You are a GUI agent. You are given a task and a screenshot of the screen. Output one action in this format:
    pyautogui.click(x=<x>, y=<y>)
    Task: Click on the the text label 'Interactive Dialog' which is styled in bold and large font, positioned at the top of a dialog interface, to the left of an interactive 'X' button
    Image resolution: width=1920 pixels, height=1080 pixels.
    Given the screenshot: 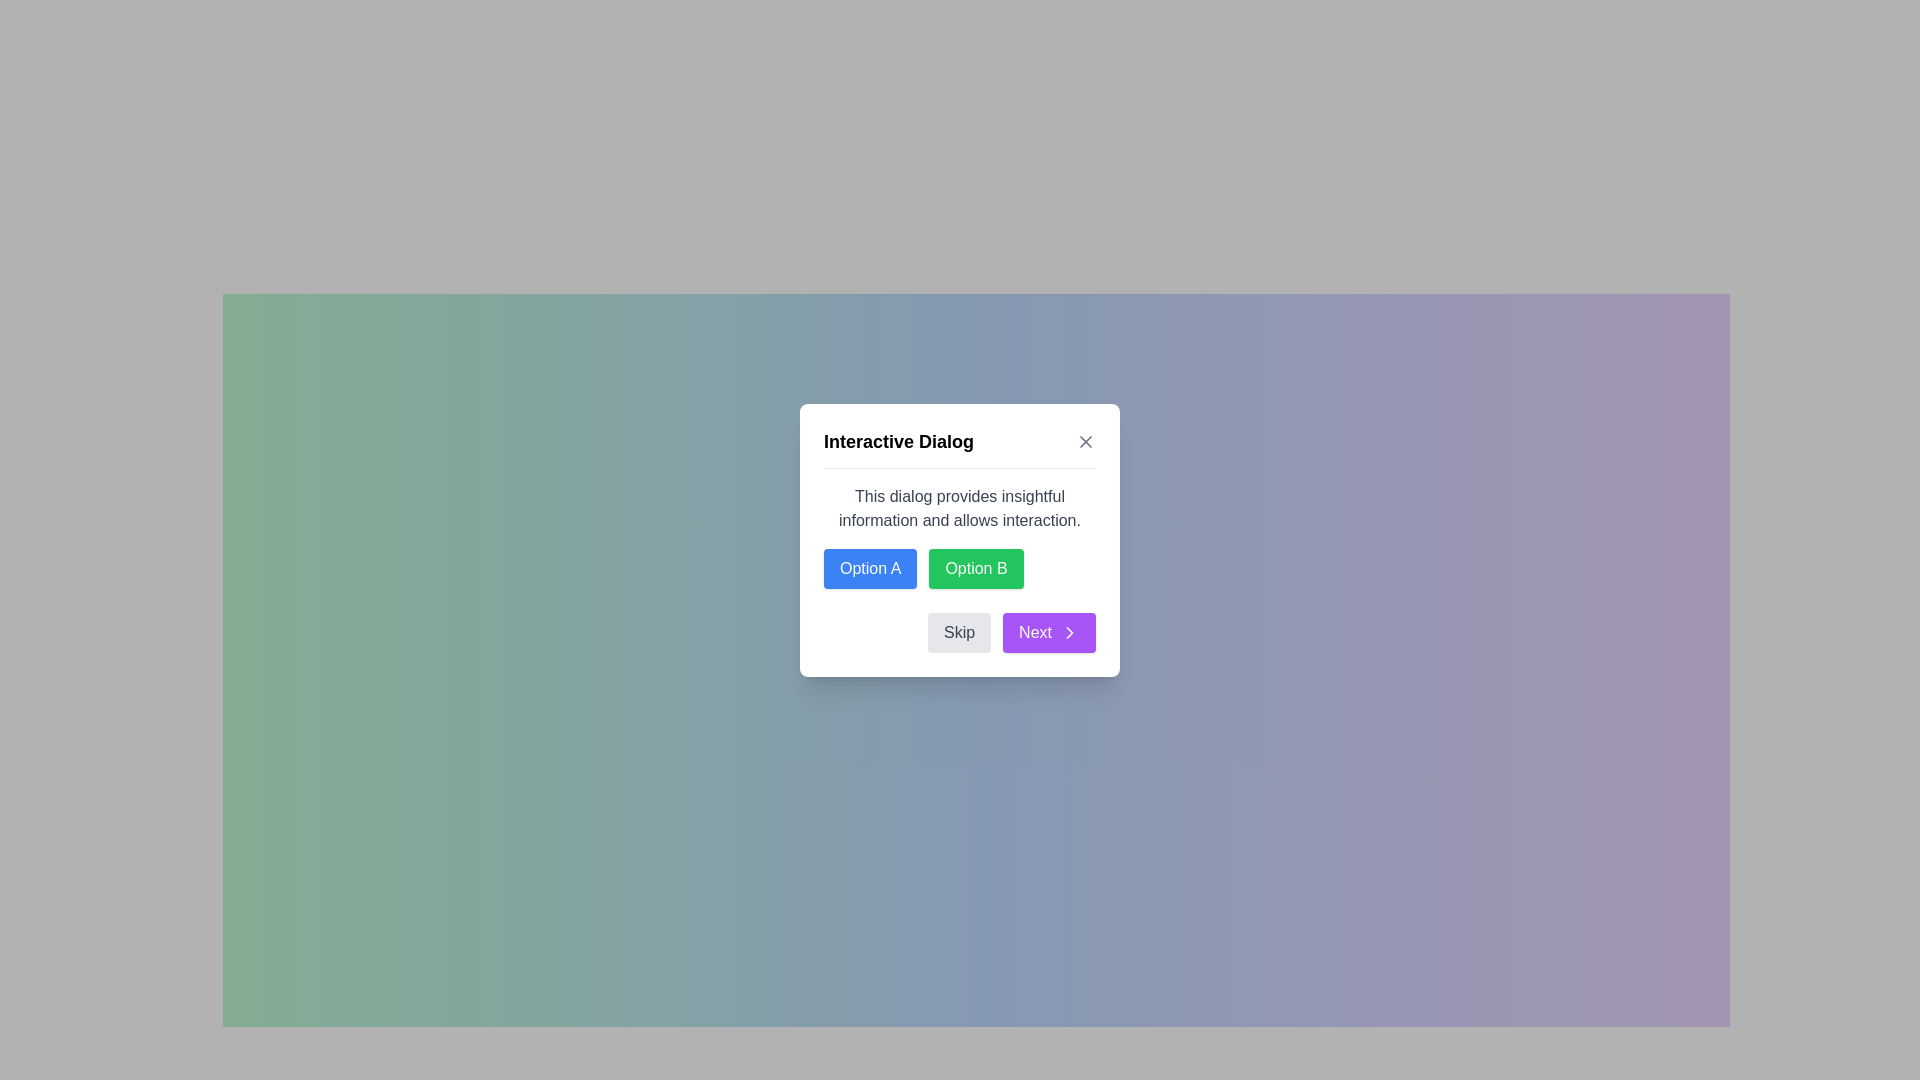 What is the action you would take?
    pyautogui.click(x=897, y=440)
    